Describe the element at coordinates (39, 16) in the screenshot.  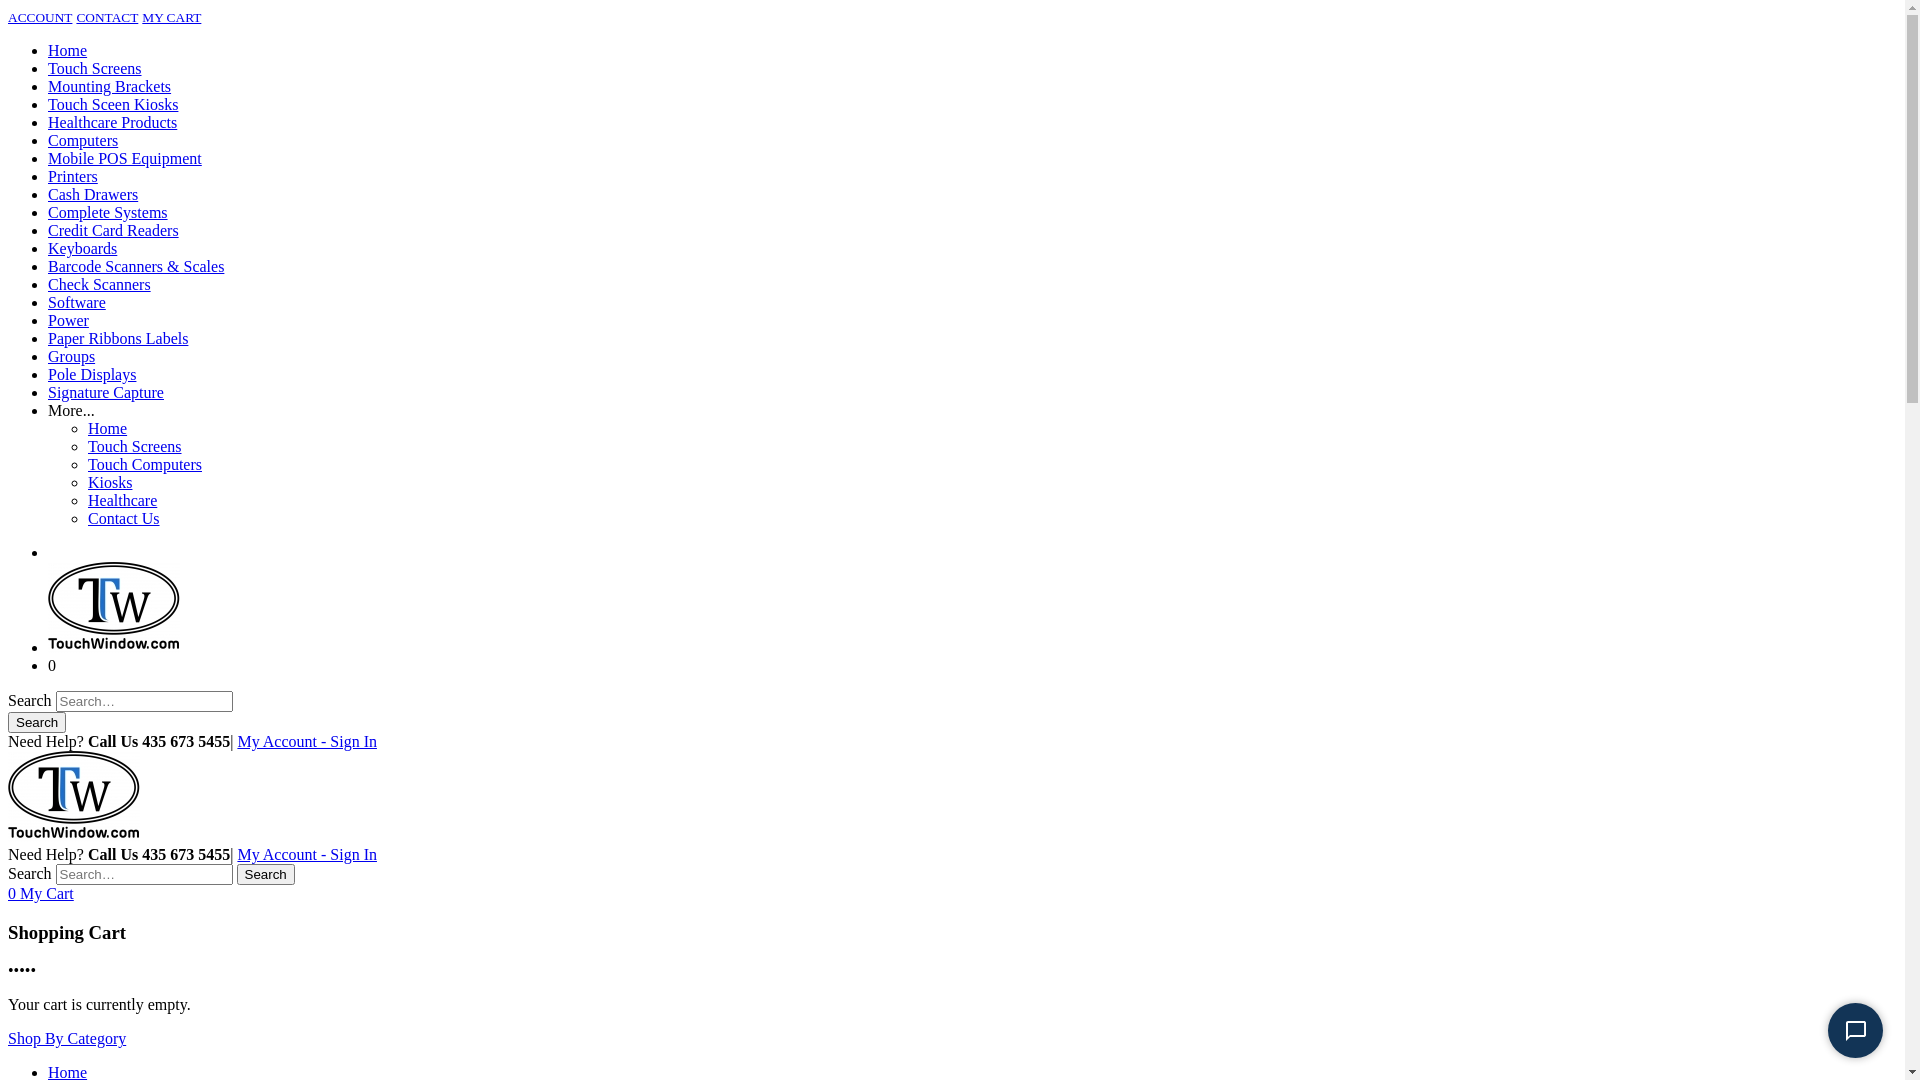
I see `'ACCOUNT'` at that location.